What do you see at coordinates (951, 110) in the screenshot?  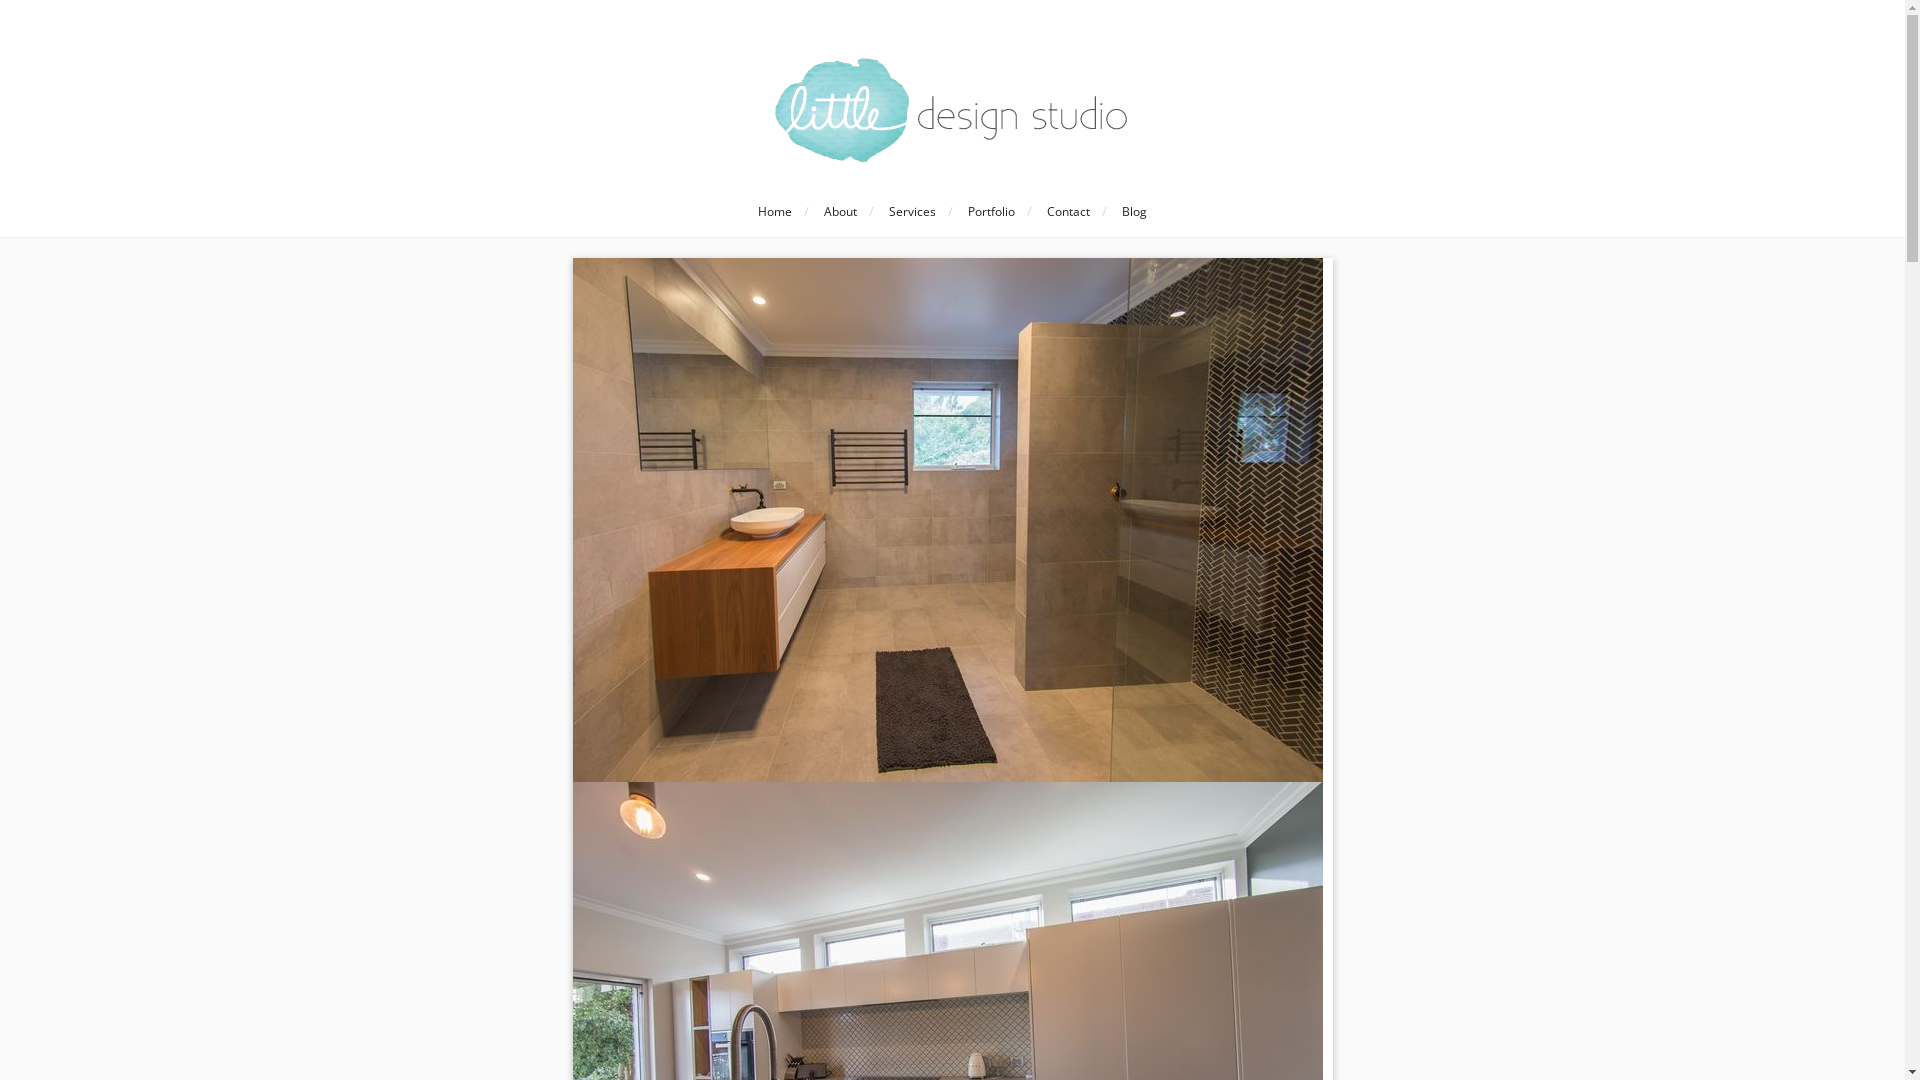 I see `'Little Design Studio'` at bounding box center [951, 110].